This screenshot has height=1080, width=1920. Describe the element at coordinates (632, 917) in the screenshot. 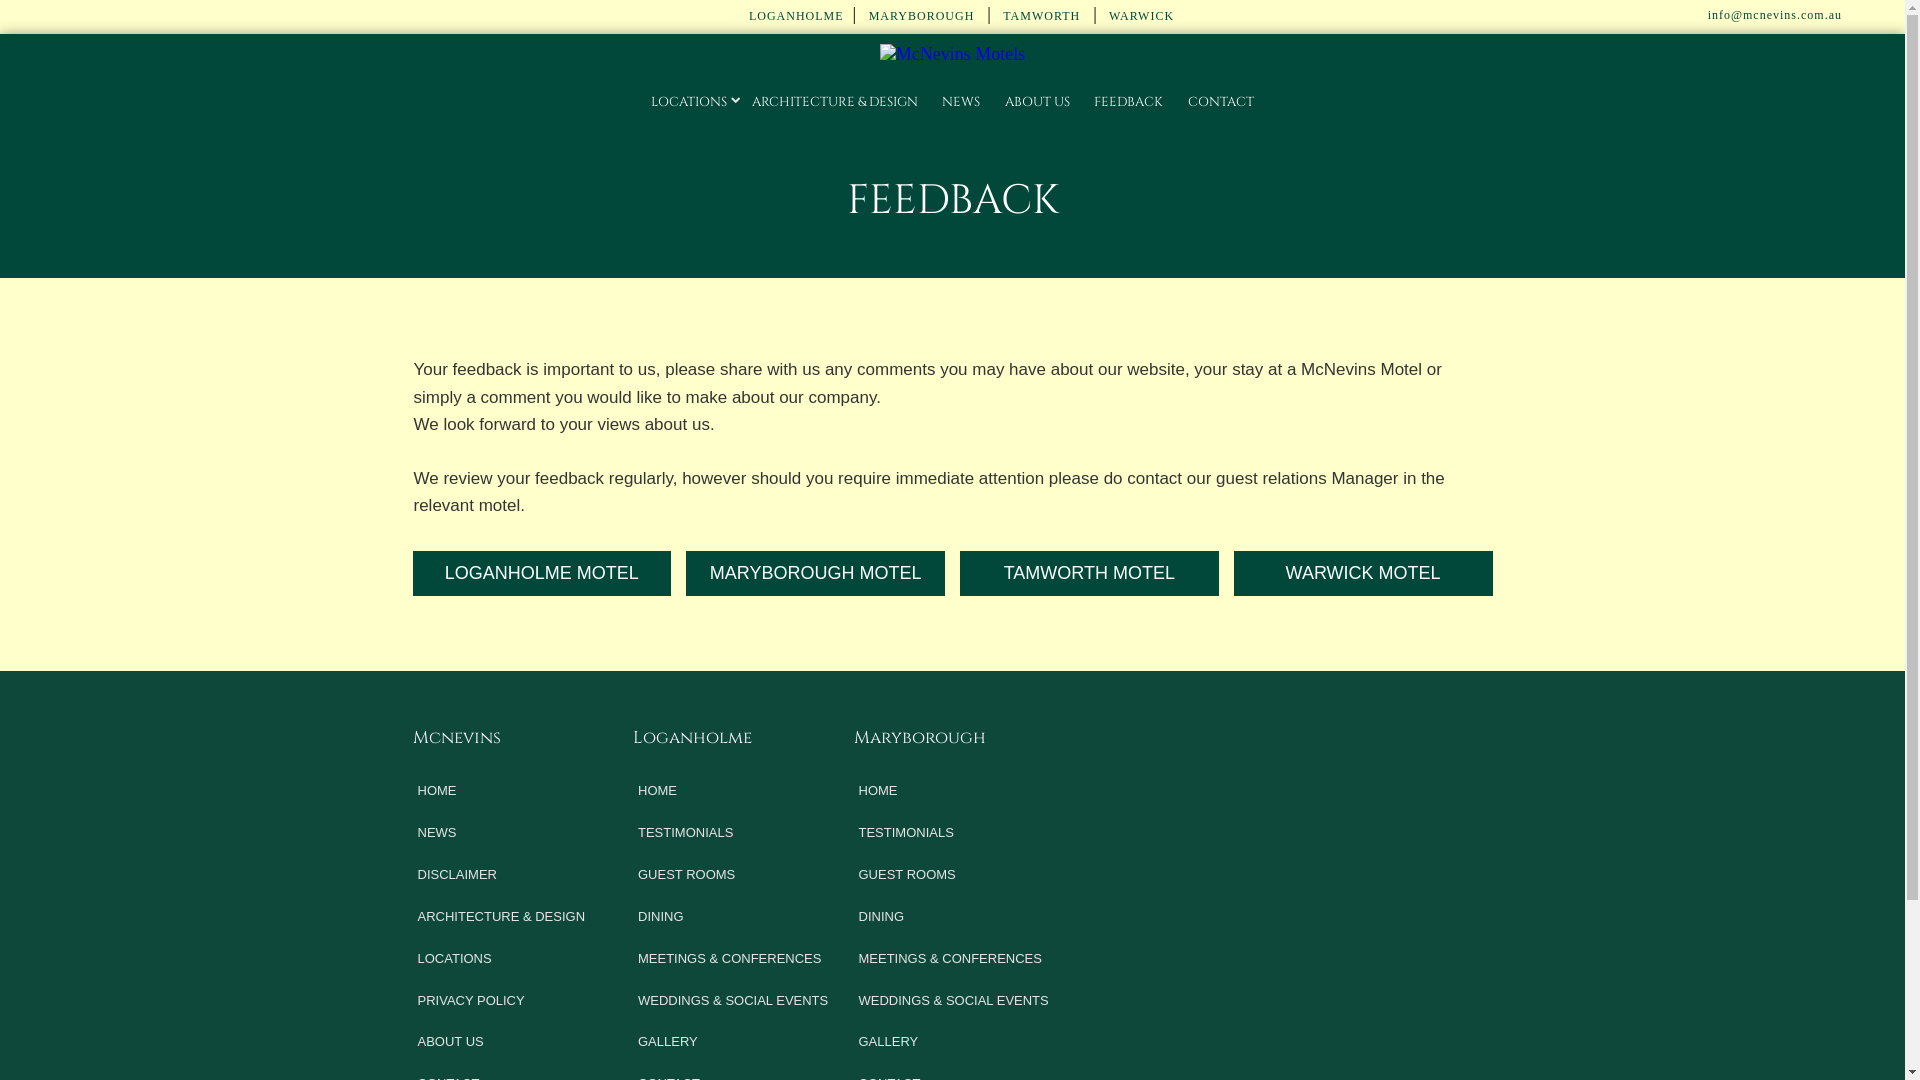

I see `'DINING'` at that location.